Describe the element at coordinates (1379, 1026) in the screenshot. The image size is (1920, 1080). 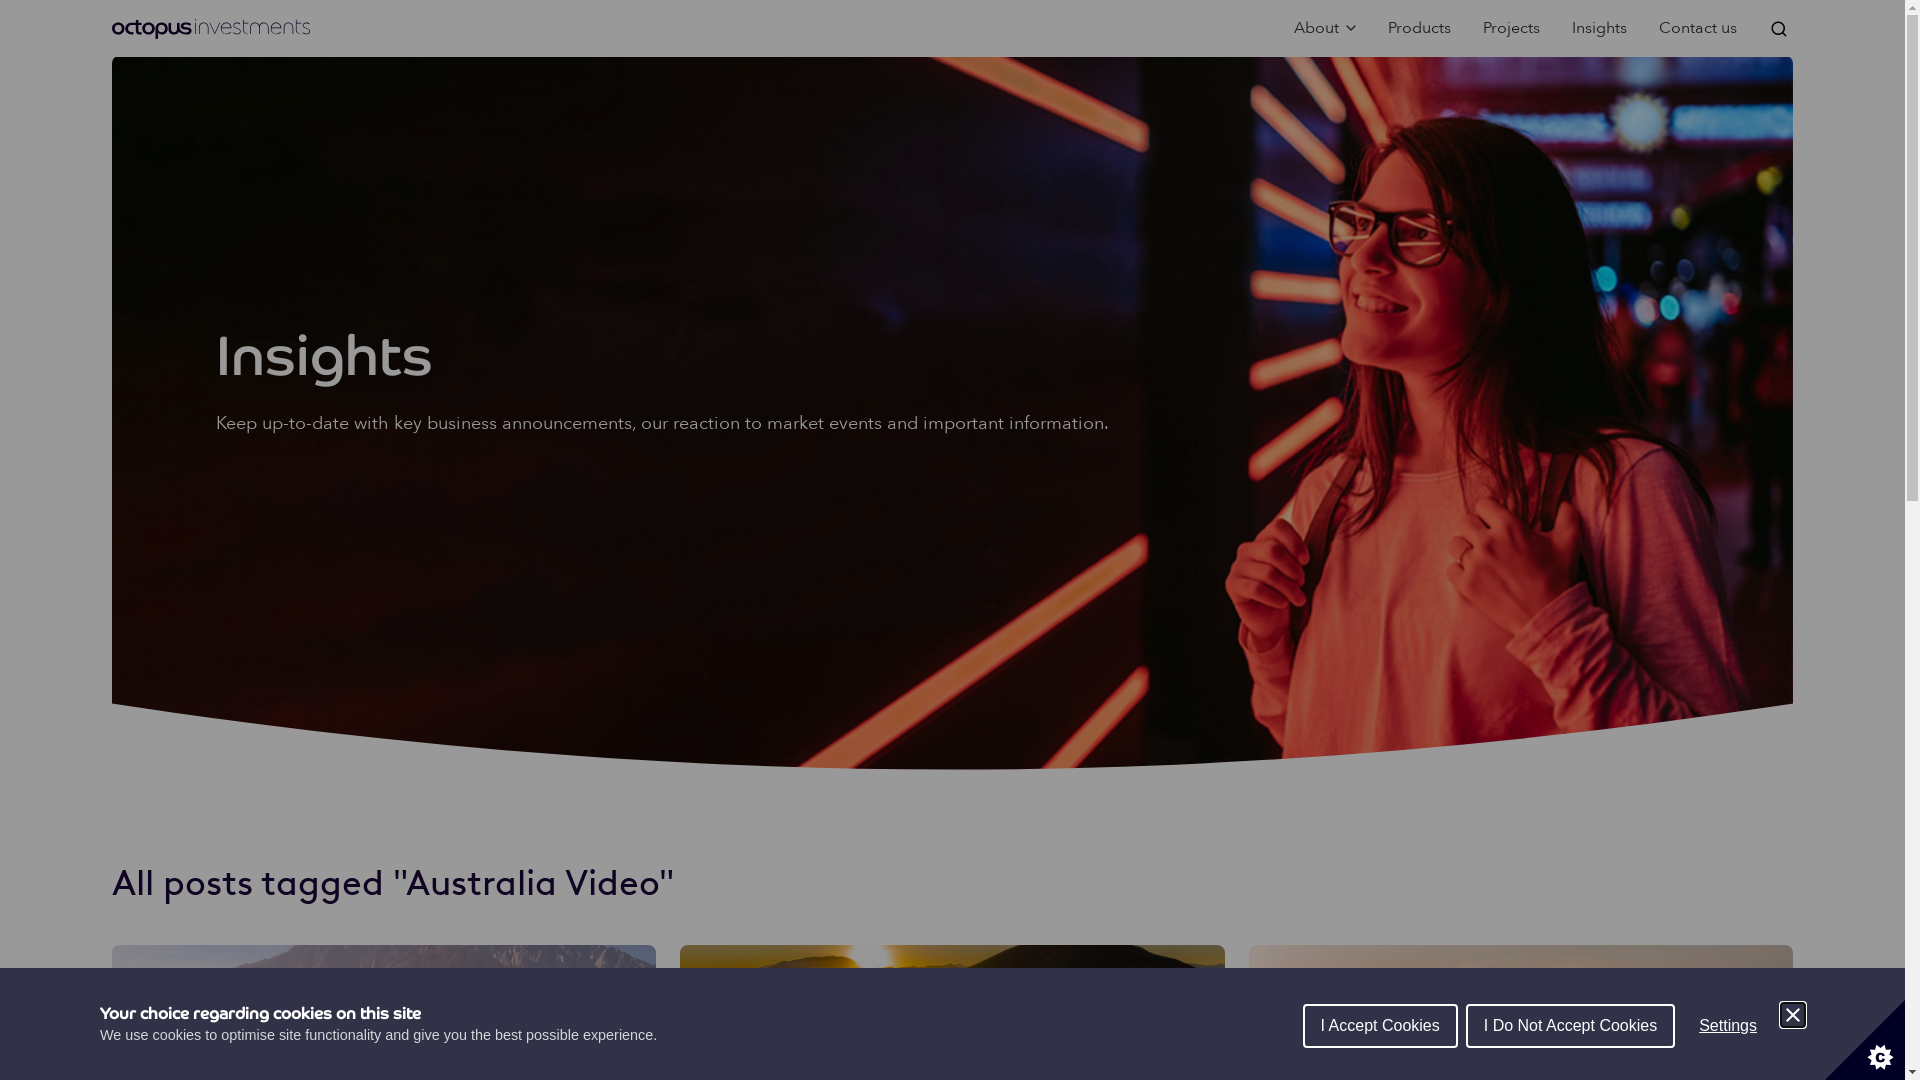
I see `'I Accept Cookies'` at that location.